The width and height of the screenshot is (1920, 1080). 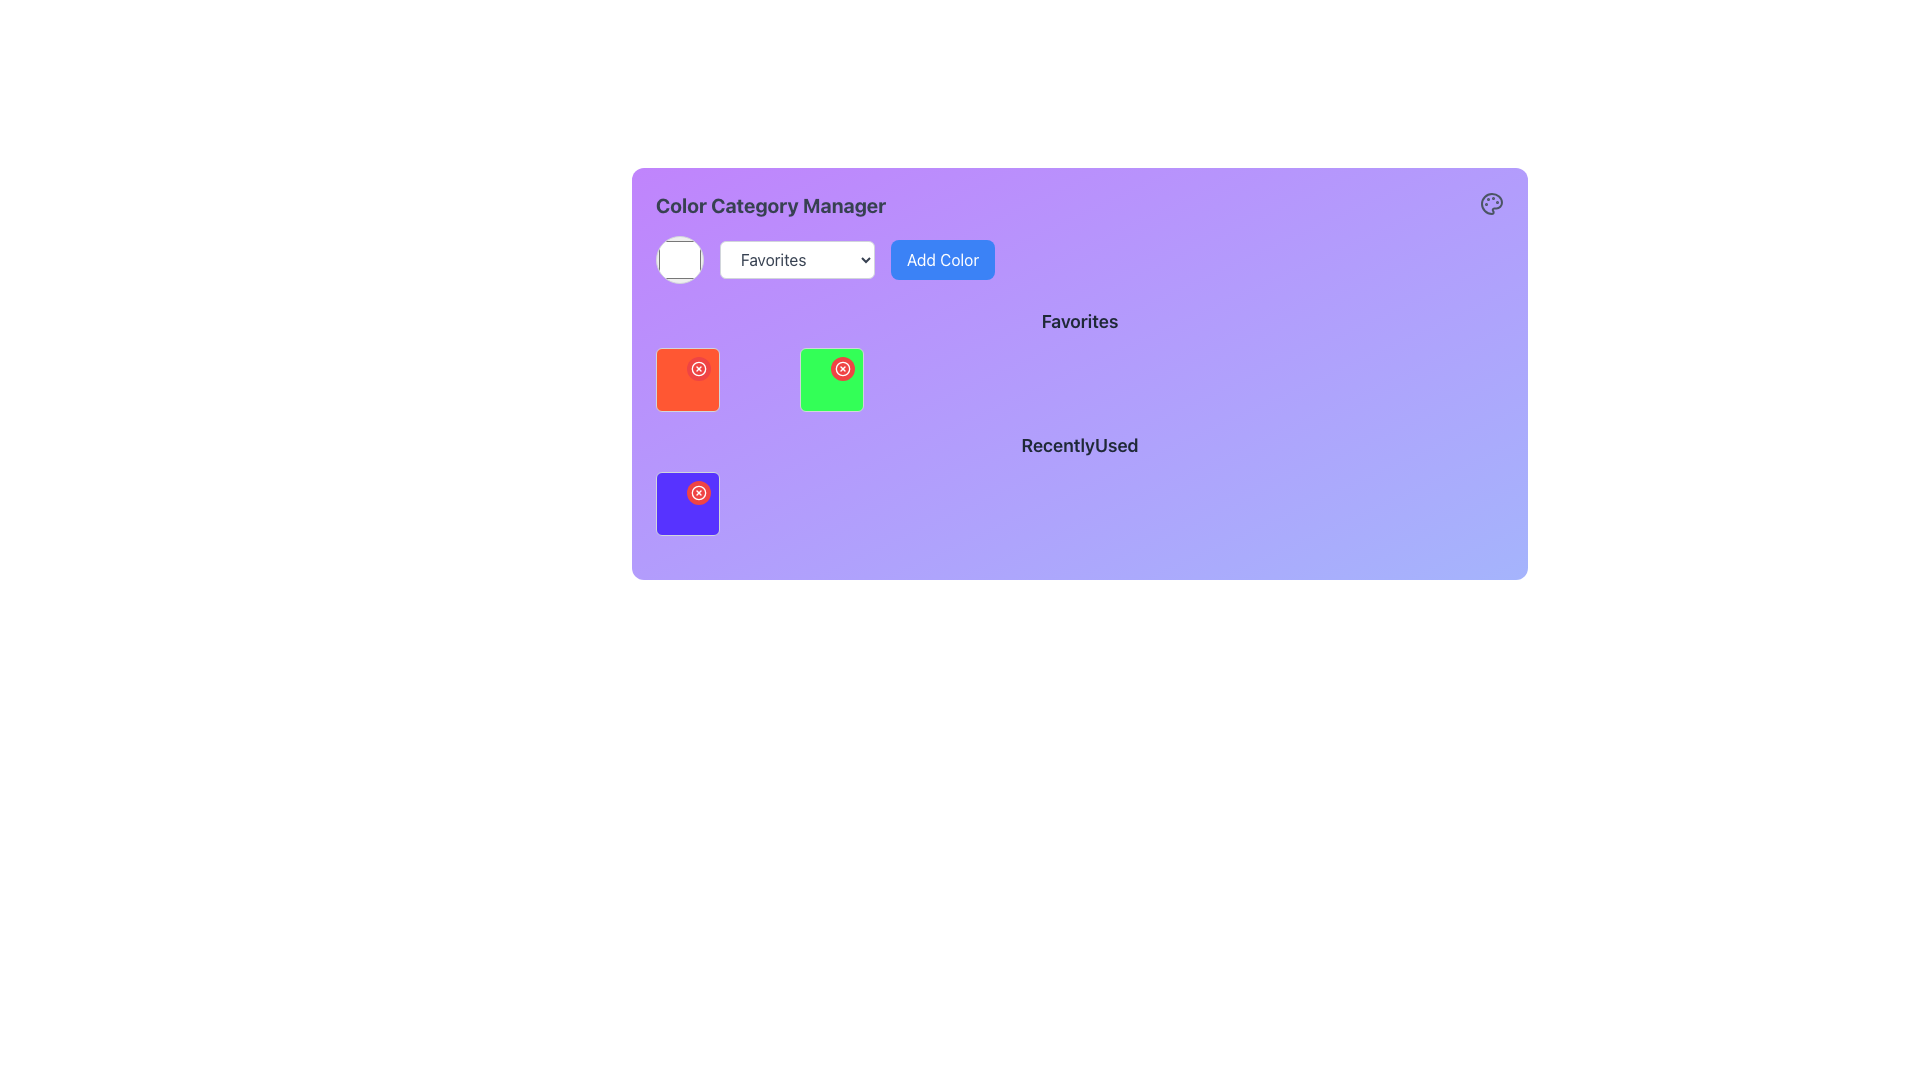 I want to click on the delete button for the color block in the Favorites category, so click(x=699, y=493).